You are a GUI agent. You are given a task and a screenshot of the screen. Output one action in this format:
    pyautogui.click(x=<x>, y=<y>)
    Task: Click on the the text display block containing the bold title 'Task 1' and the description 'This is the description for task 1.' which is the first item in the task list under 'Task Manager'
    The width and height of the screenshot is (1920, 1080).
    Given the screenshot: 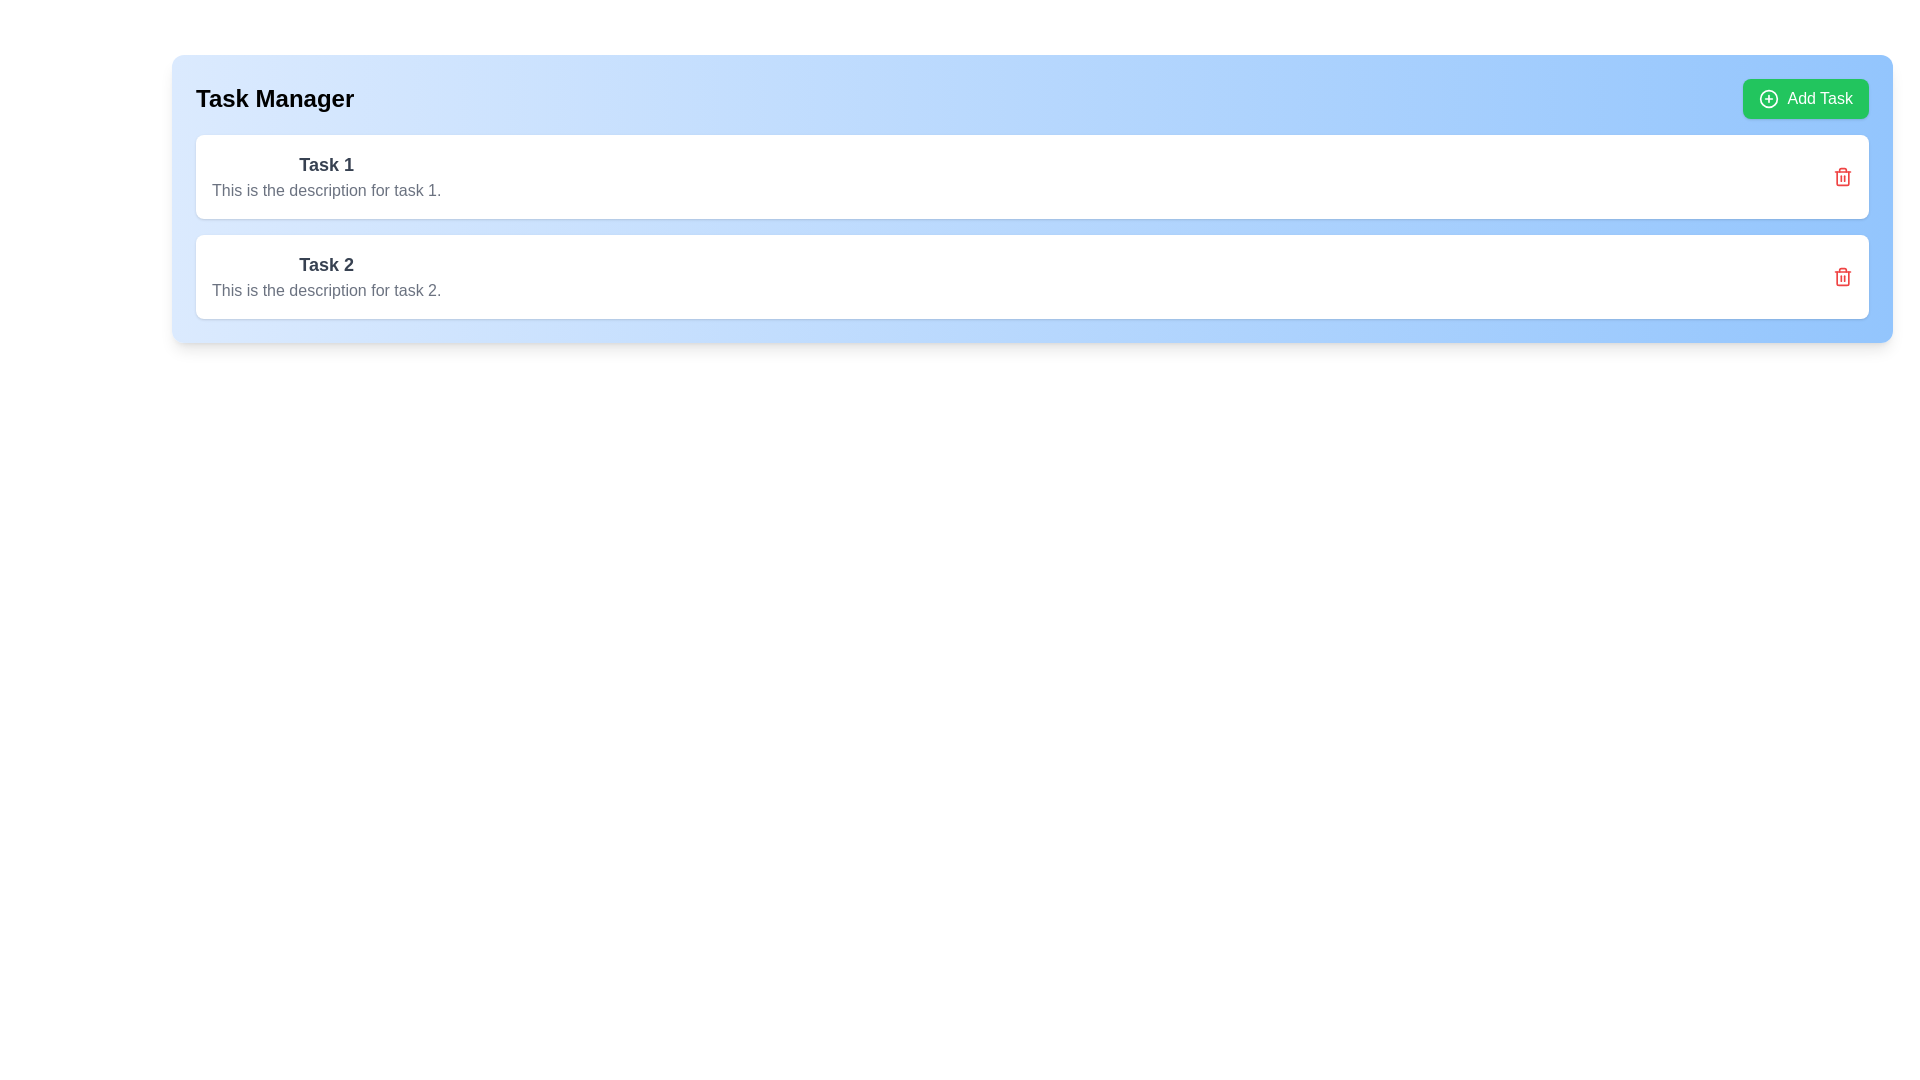 What is the action you would take?
    pyautogui.click(x=326, y=176)
    